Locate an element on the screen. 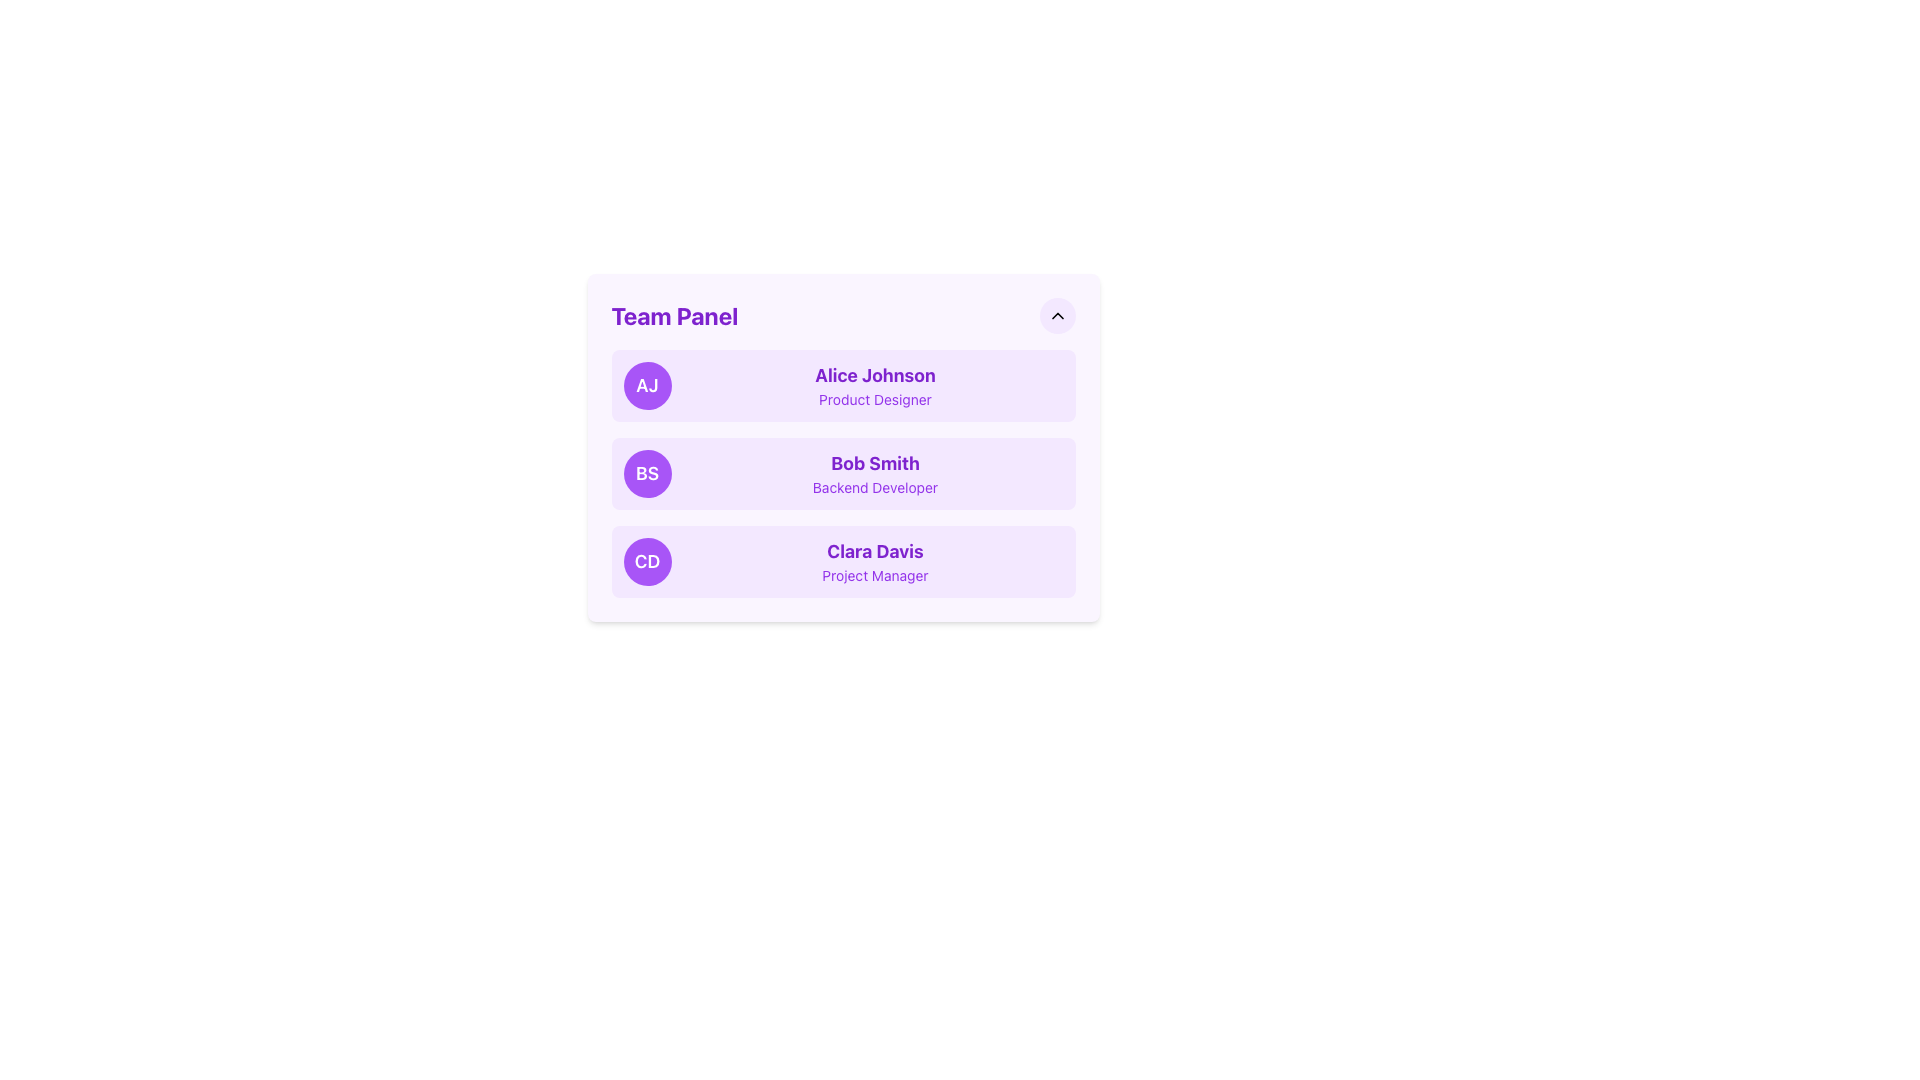  the text label displaying 'Backend Developer', which is positioned below 'Bob Smith' and styled in purple color is located at coordinates (875, 488).